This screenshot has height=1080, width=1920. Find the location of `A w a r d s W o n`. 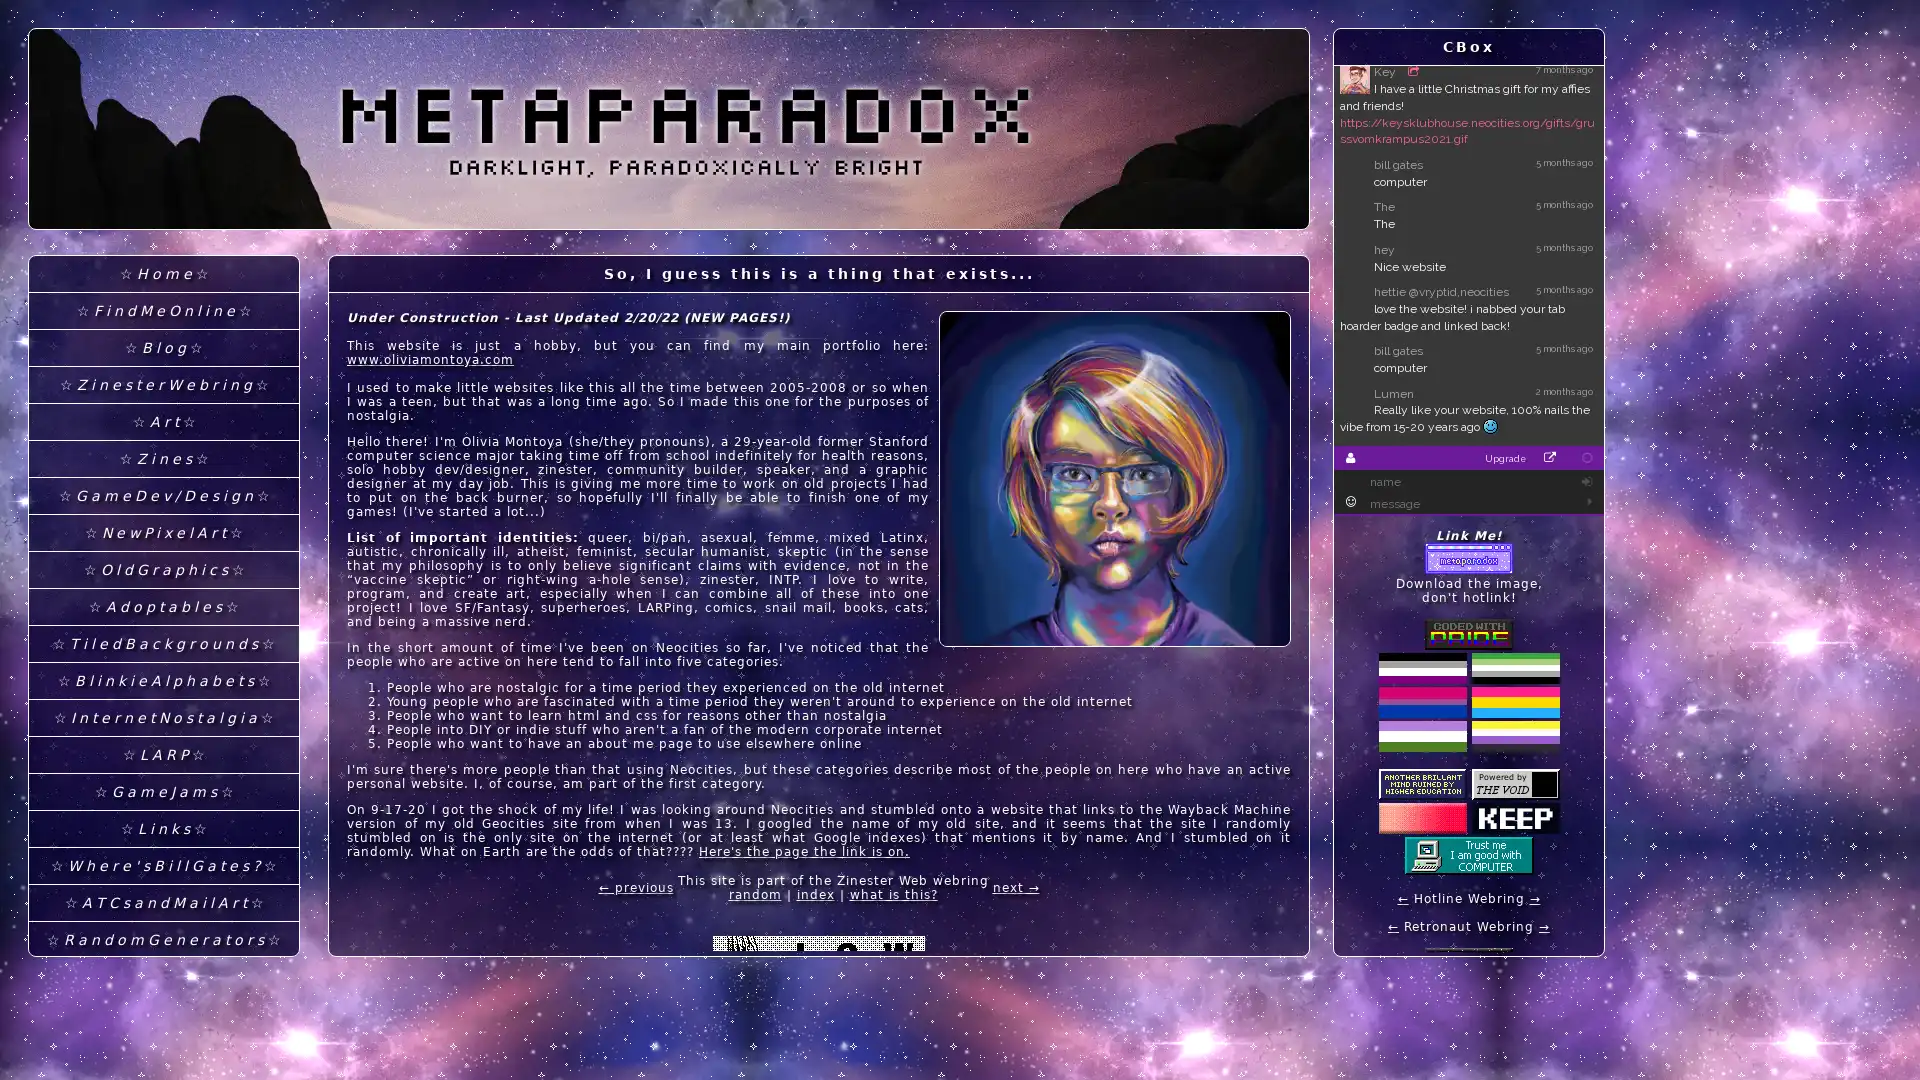

A w a r d s W o n is located at coordinates (163, 1050).